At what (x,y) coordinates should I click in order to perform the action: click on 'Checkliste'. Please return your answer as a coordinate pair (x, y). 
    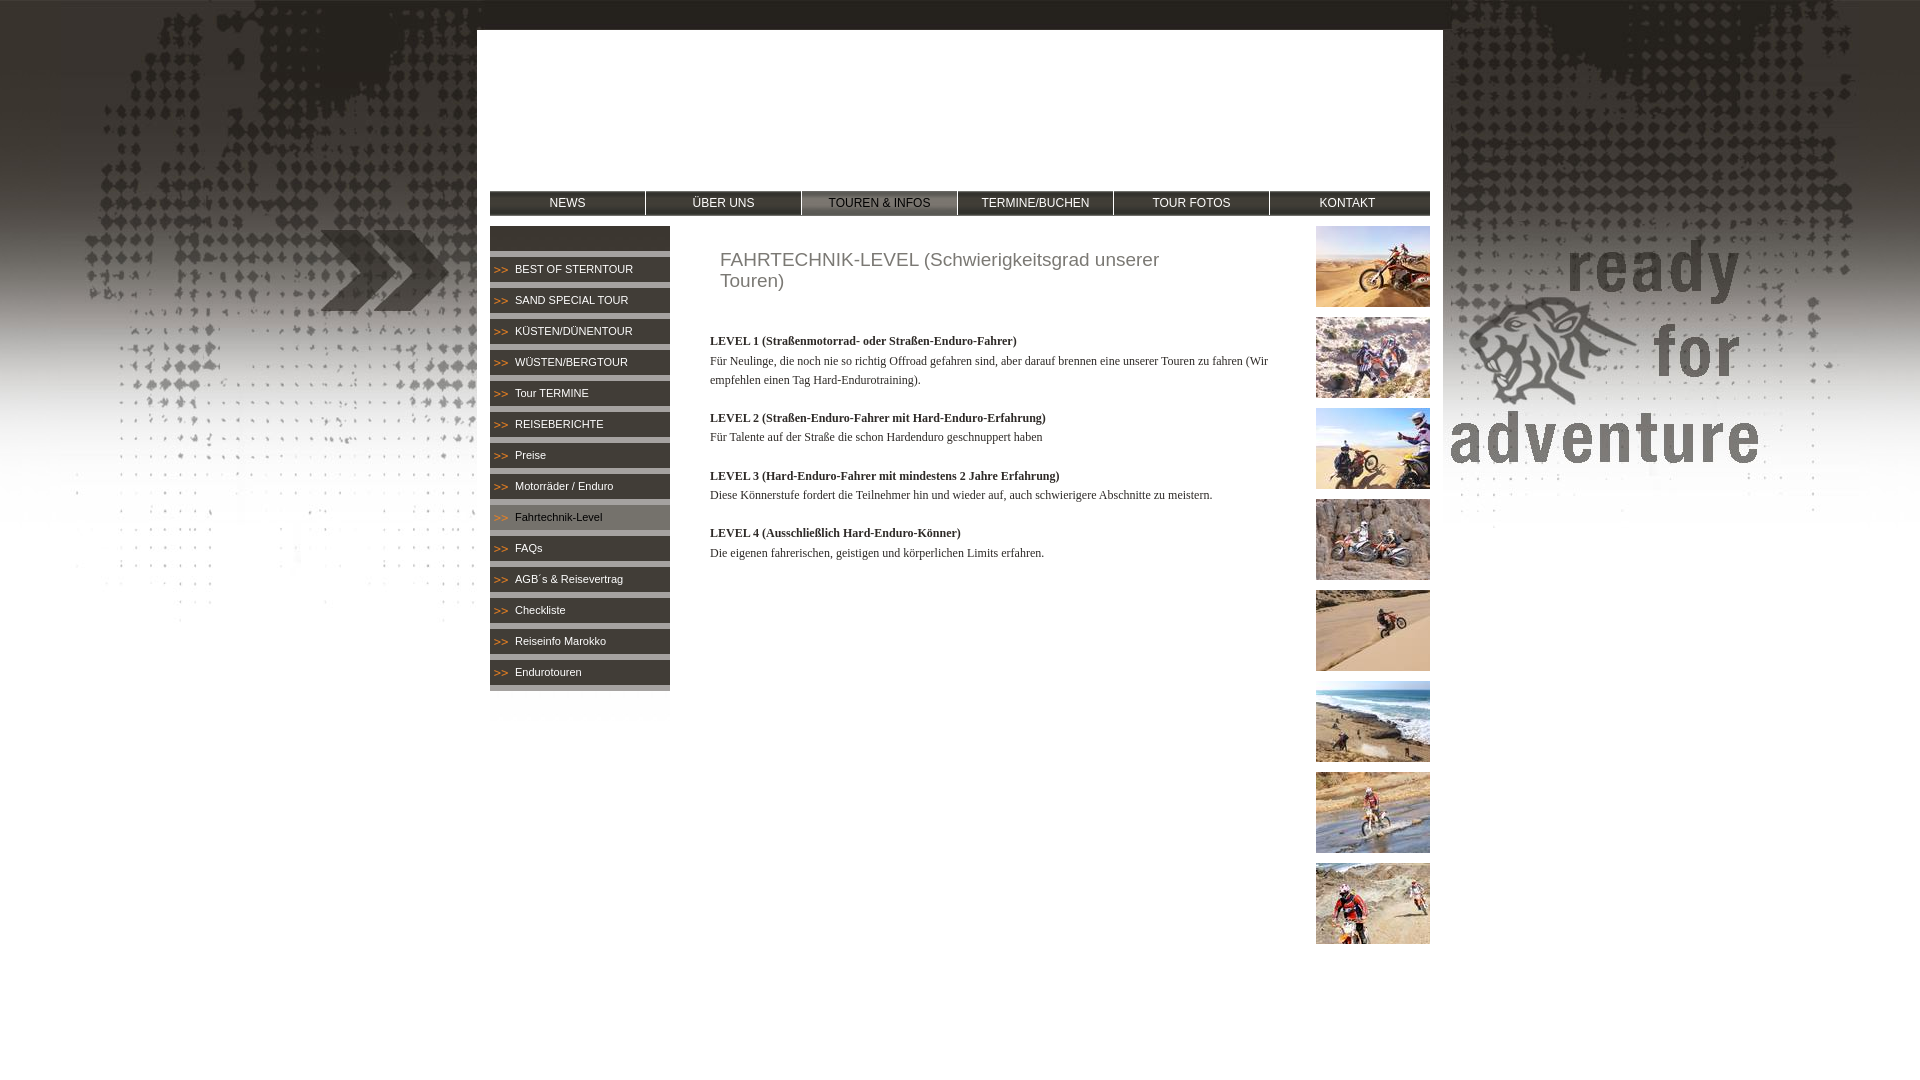
    Looking at the image, I should click on (579, 609).